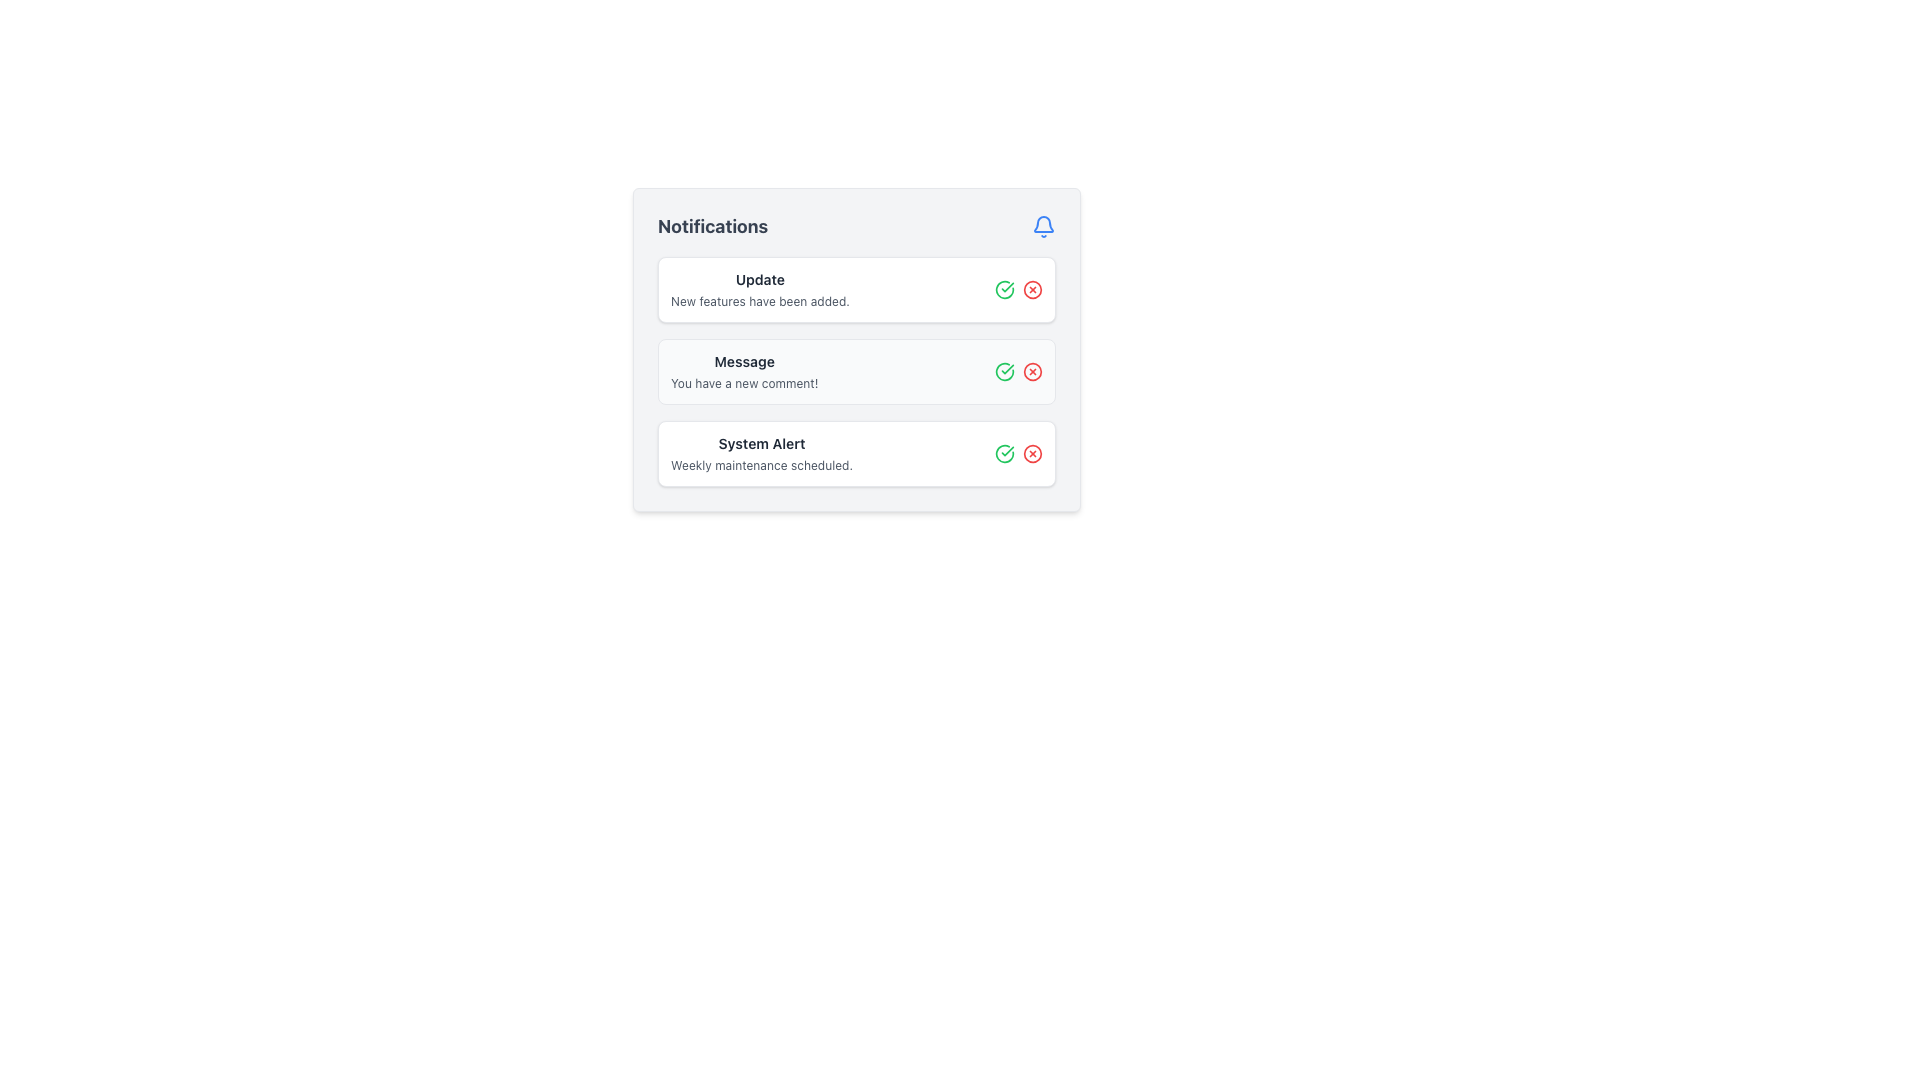  I want to click on text label that states 'Weekly maintenance scheduled.' located below the 'System Alert' header in the third notification card, so click(761, 466).